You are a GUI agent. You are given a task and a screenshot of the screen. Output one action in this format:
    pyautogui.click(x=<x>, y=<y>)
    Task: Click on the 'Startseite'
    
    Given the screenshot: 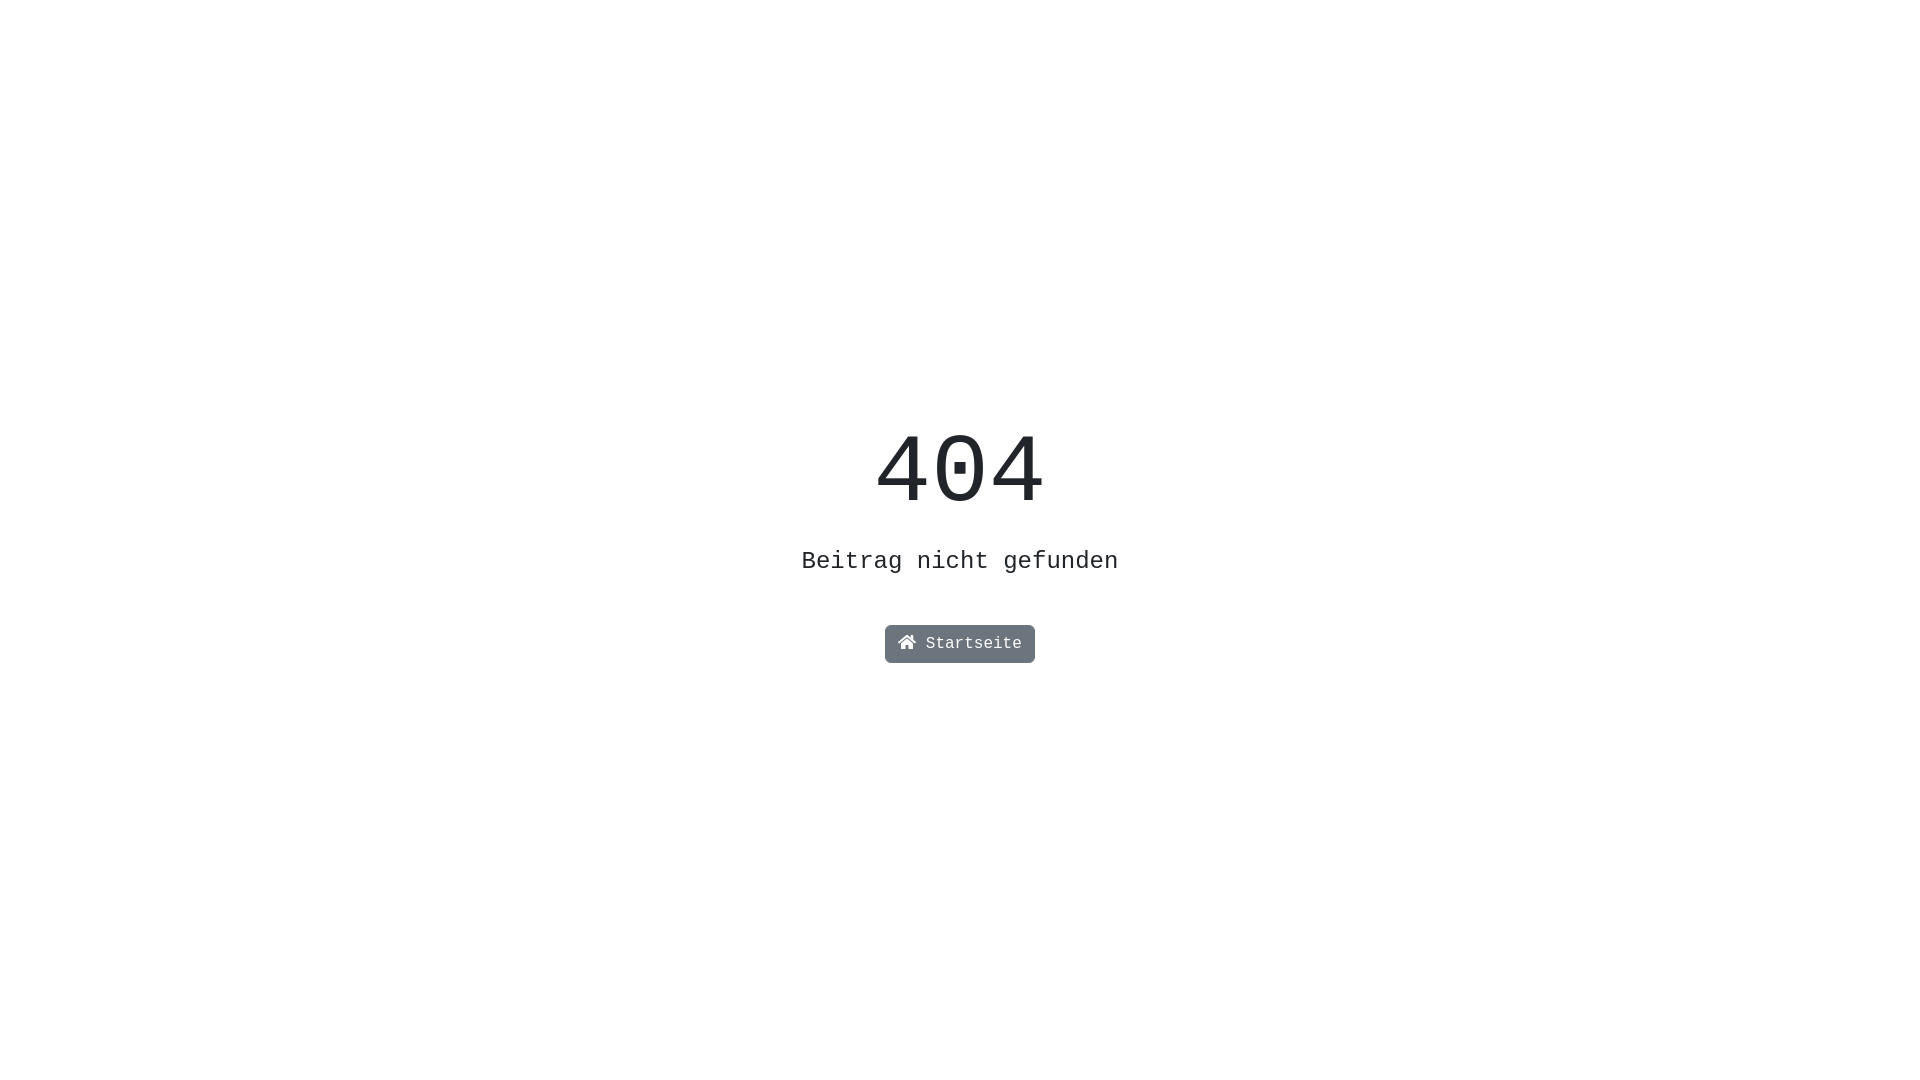 What is the action you would take?
    pyautogui.click(x=960, y=644)
    